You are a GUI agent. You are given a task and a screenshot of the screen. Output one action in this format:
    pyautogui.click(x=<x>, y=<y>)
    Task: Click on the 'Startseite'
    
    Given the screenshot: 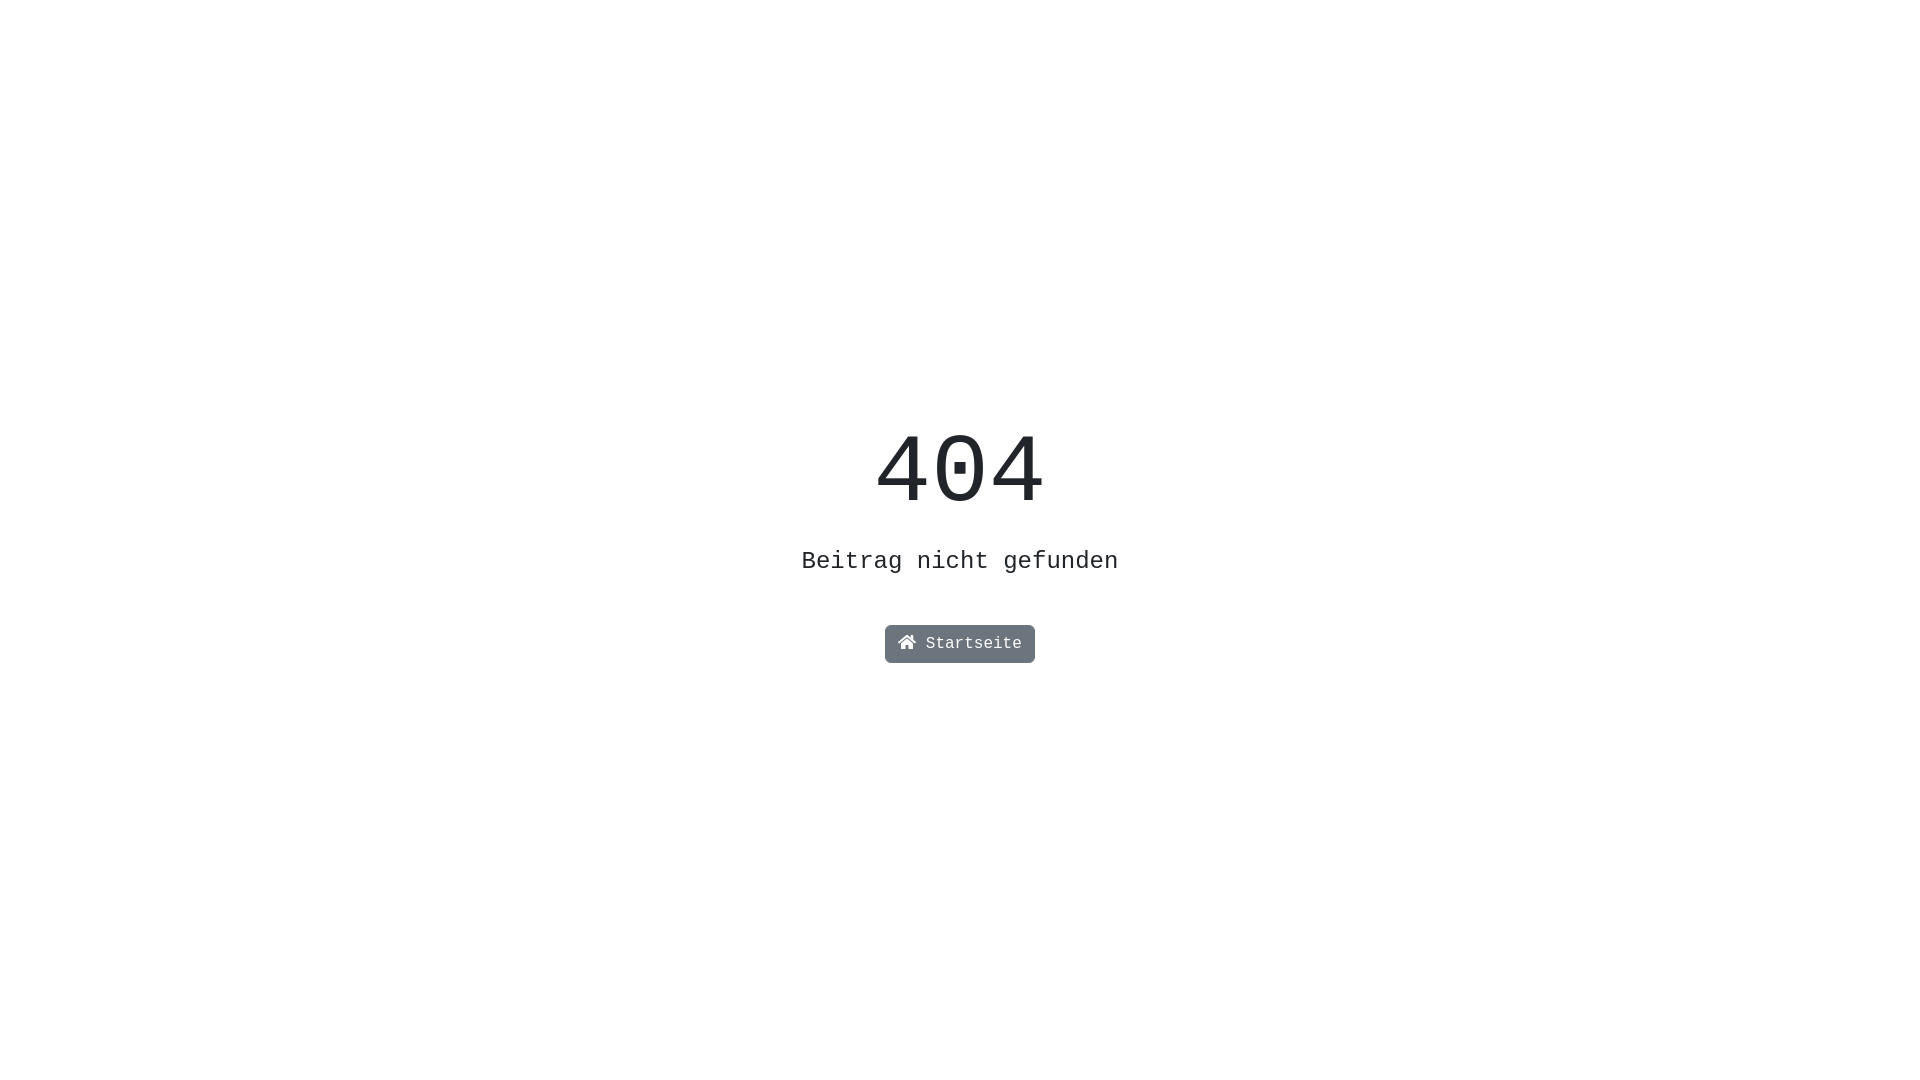 What is the action you would take?
    pyautogui.click(x=960, y=644)
    